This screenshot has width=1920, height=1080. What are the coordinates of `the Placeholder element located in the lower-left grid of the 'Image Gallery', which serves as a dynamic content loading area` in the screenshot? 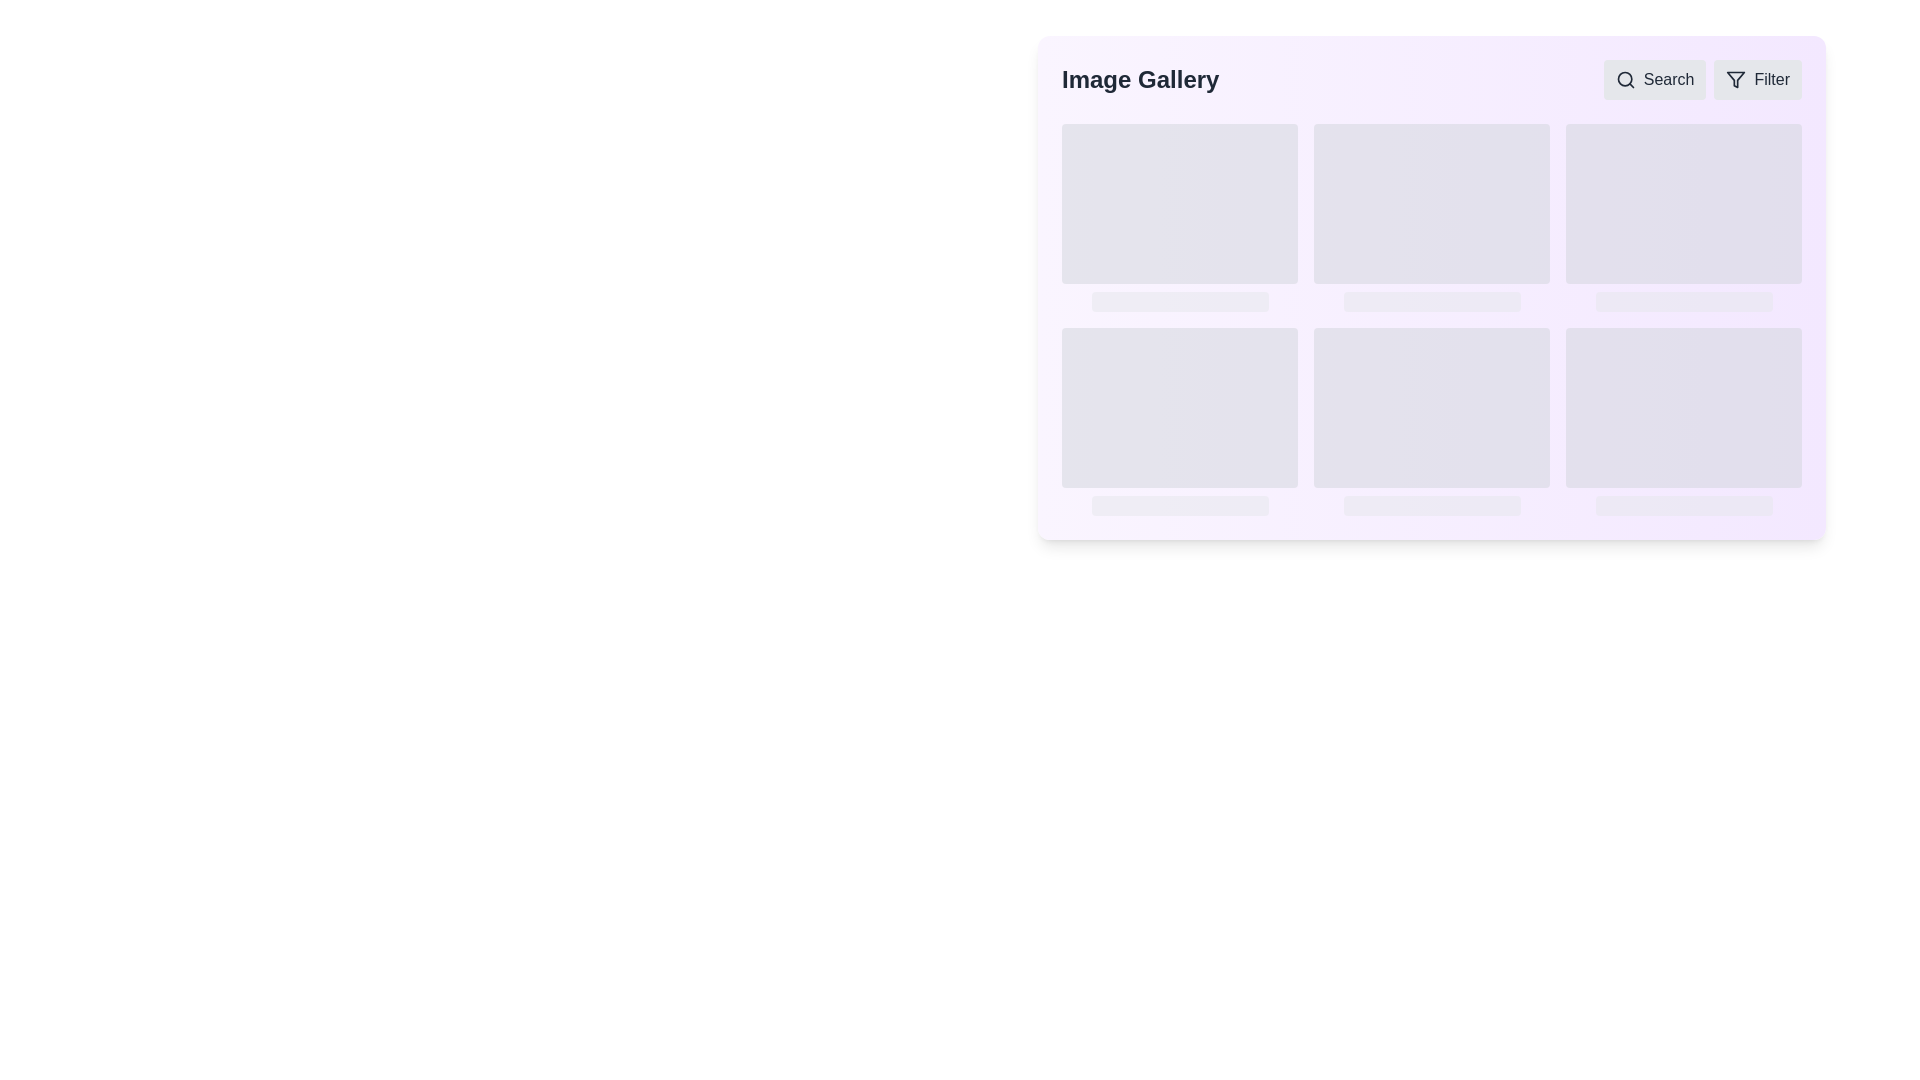 It's located at (1180, 407).